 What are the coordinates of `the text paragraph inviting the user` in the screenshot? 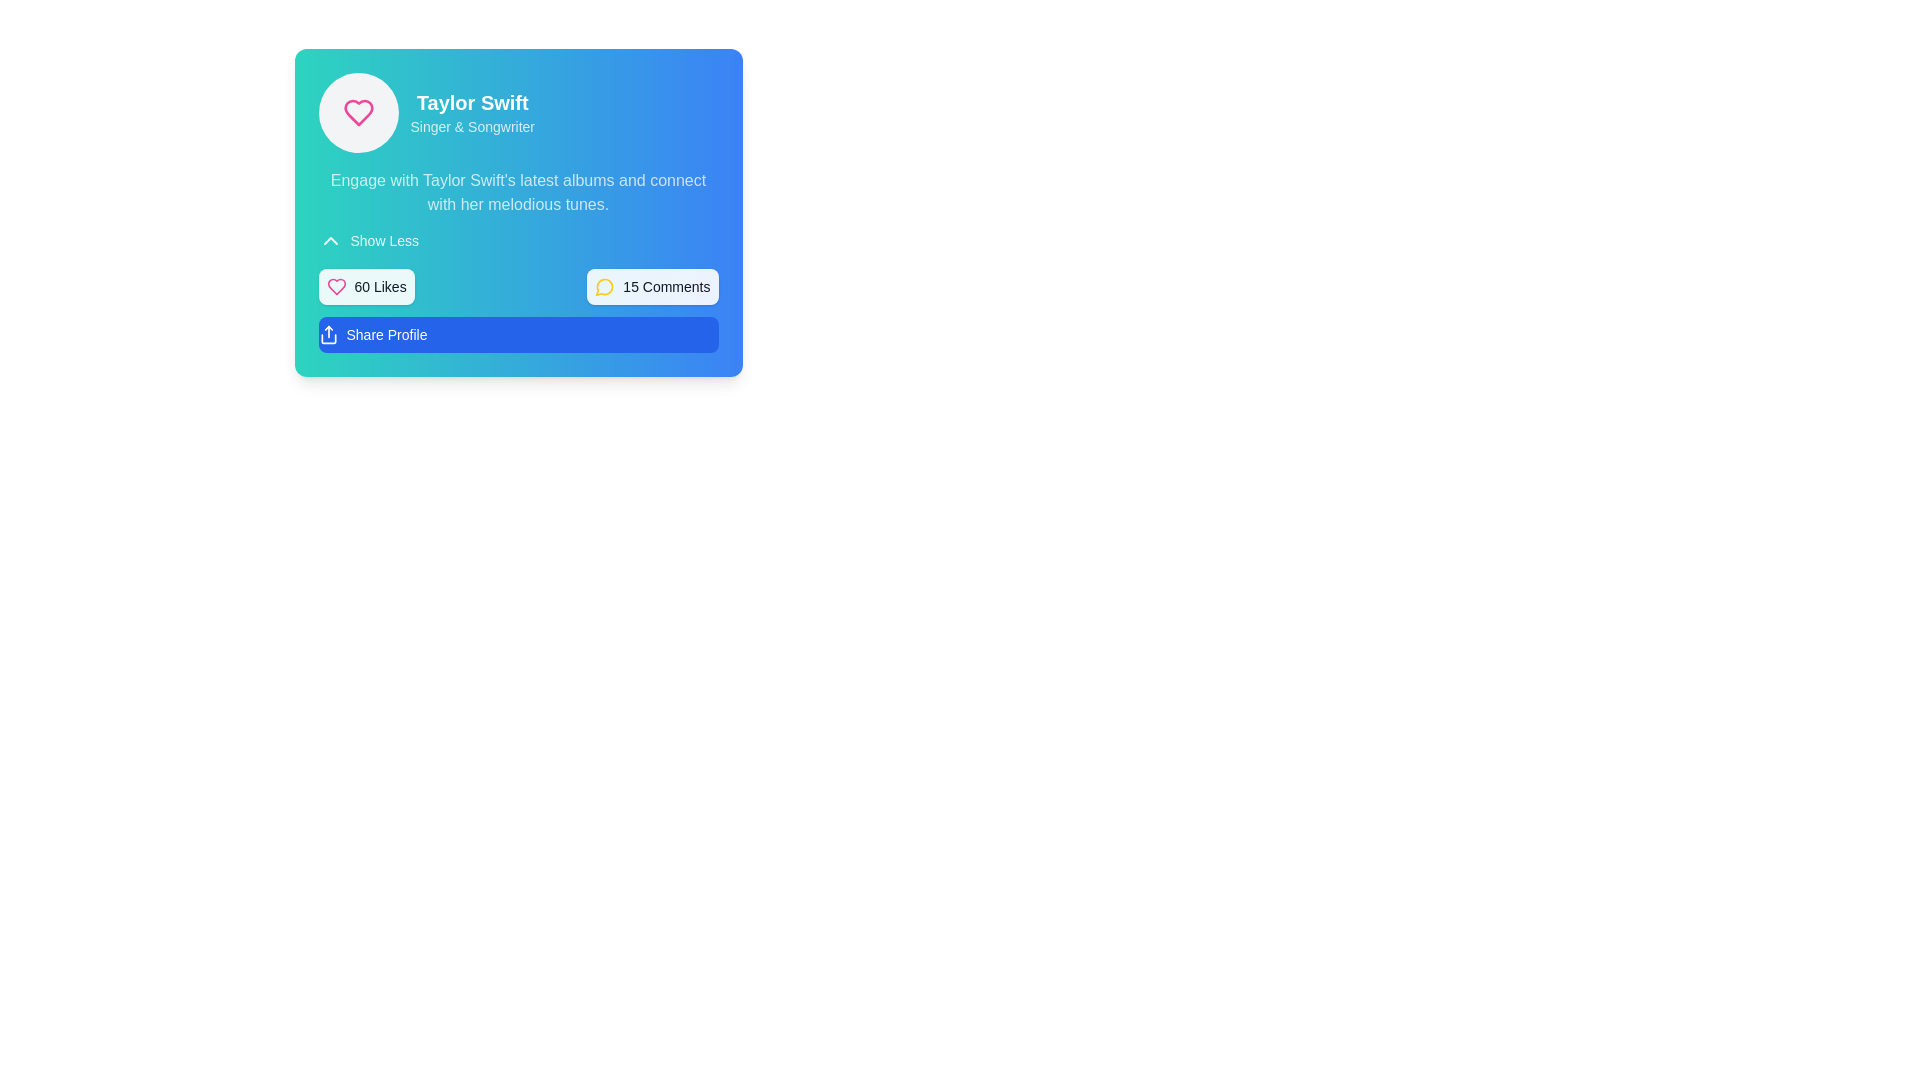 It's located at (518, 192).